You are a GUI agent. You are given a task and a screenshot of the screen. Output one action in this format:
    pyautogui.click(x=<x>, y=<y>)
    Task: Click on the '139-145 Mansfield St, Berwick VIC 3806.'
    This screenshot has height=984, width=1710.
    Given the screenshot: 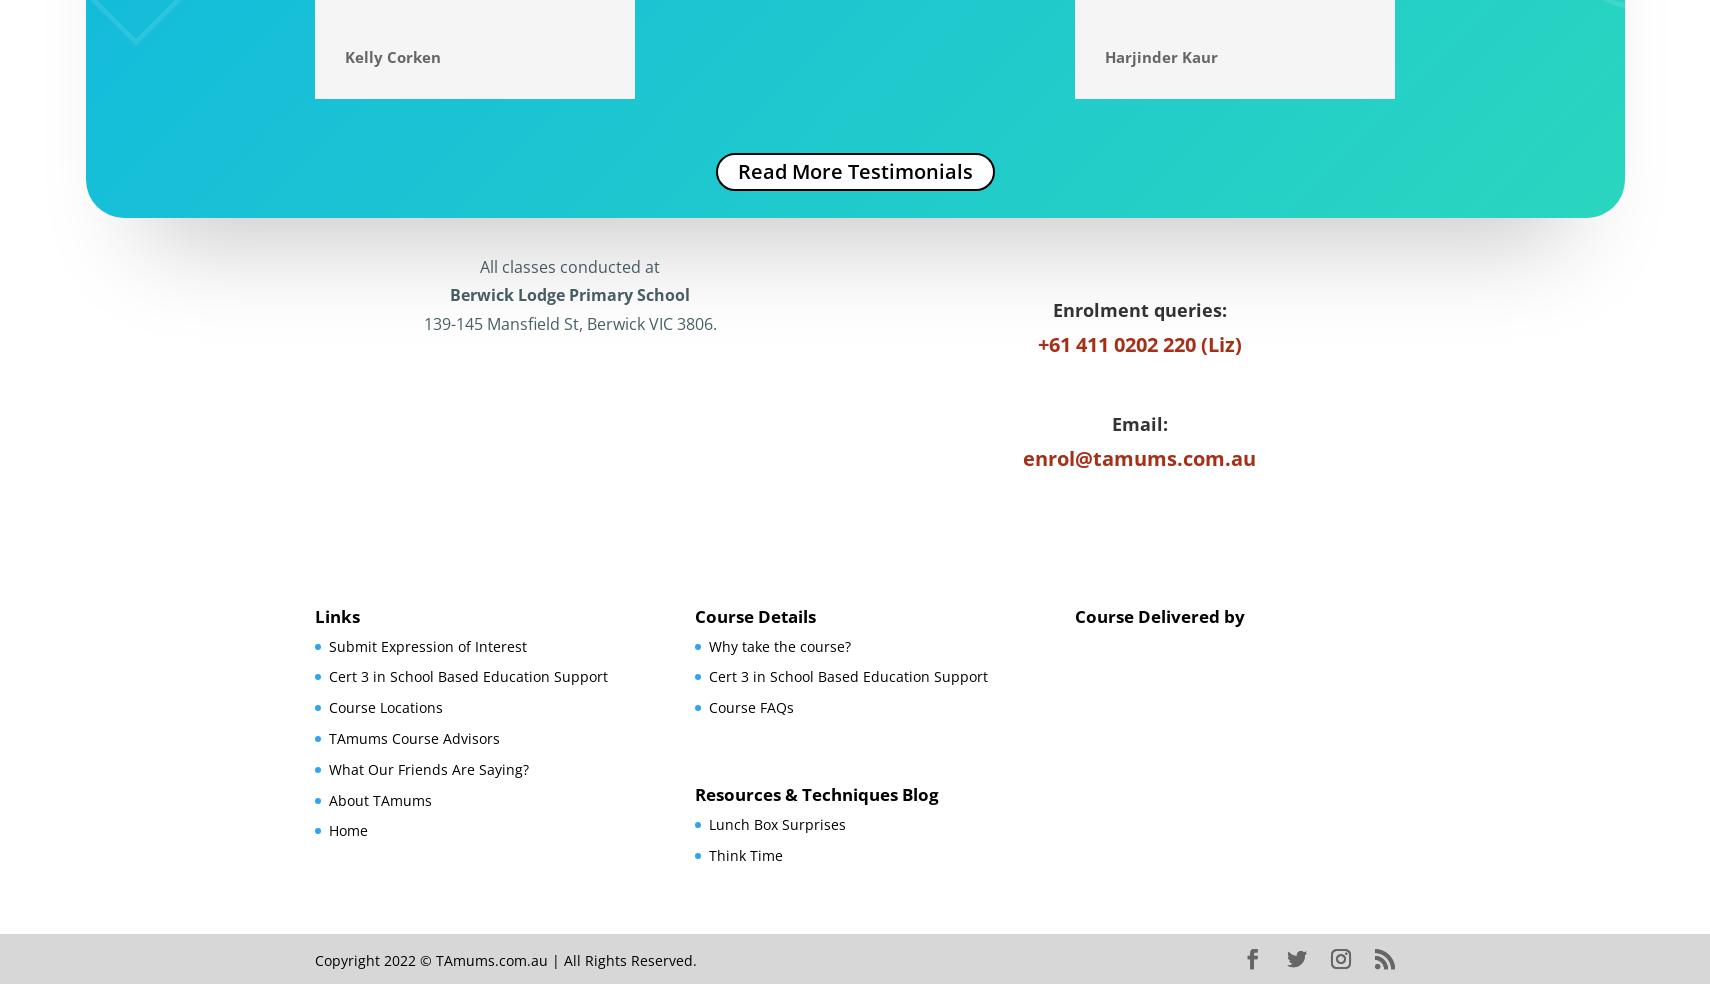 What is the action you would take?
    pyautogui.click(x=569, y=323)
    